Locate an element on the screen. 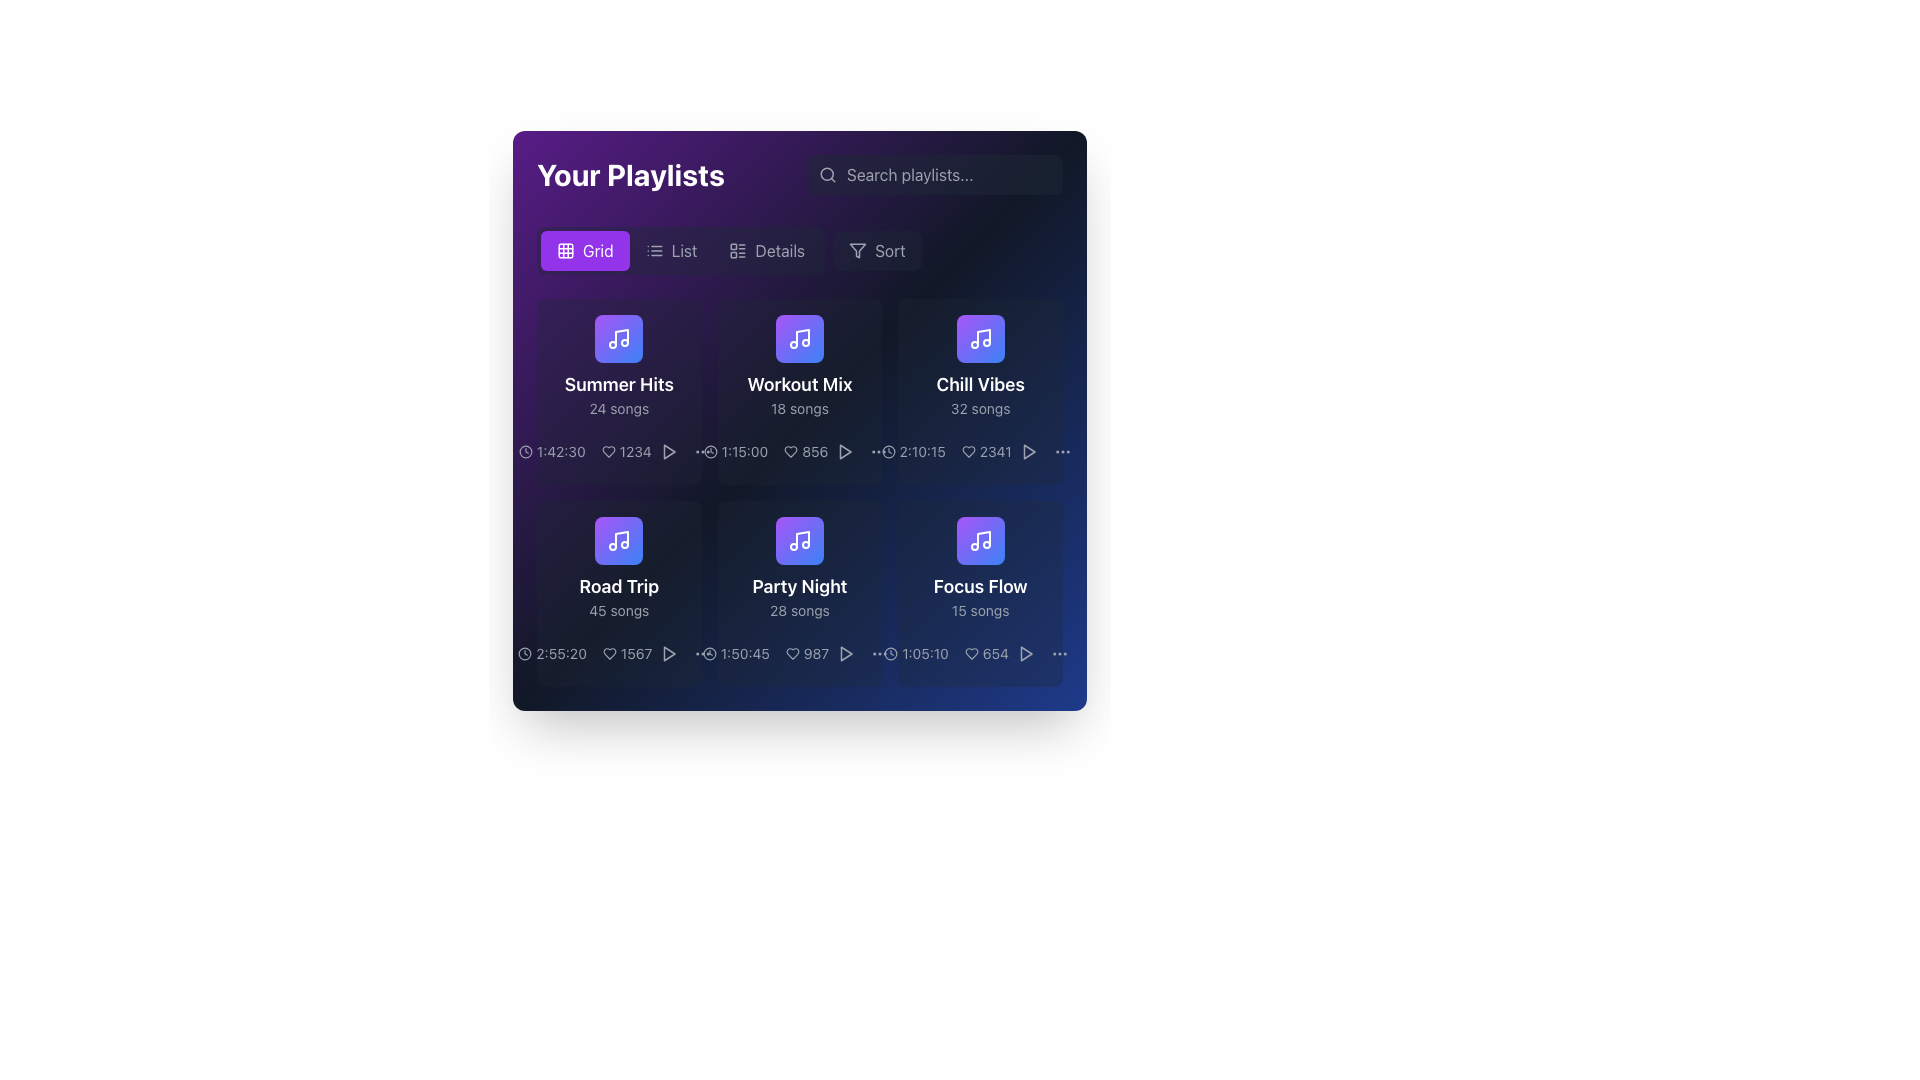 This screenshot has height=1080, width=1920. the text label representing the playlist titled 'Summer Hits' located in the first column of the grid layout under 'Your Playlists' to focus or select it is located at coordinates (618, 394).